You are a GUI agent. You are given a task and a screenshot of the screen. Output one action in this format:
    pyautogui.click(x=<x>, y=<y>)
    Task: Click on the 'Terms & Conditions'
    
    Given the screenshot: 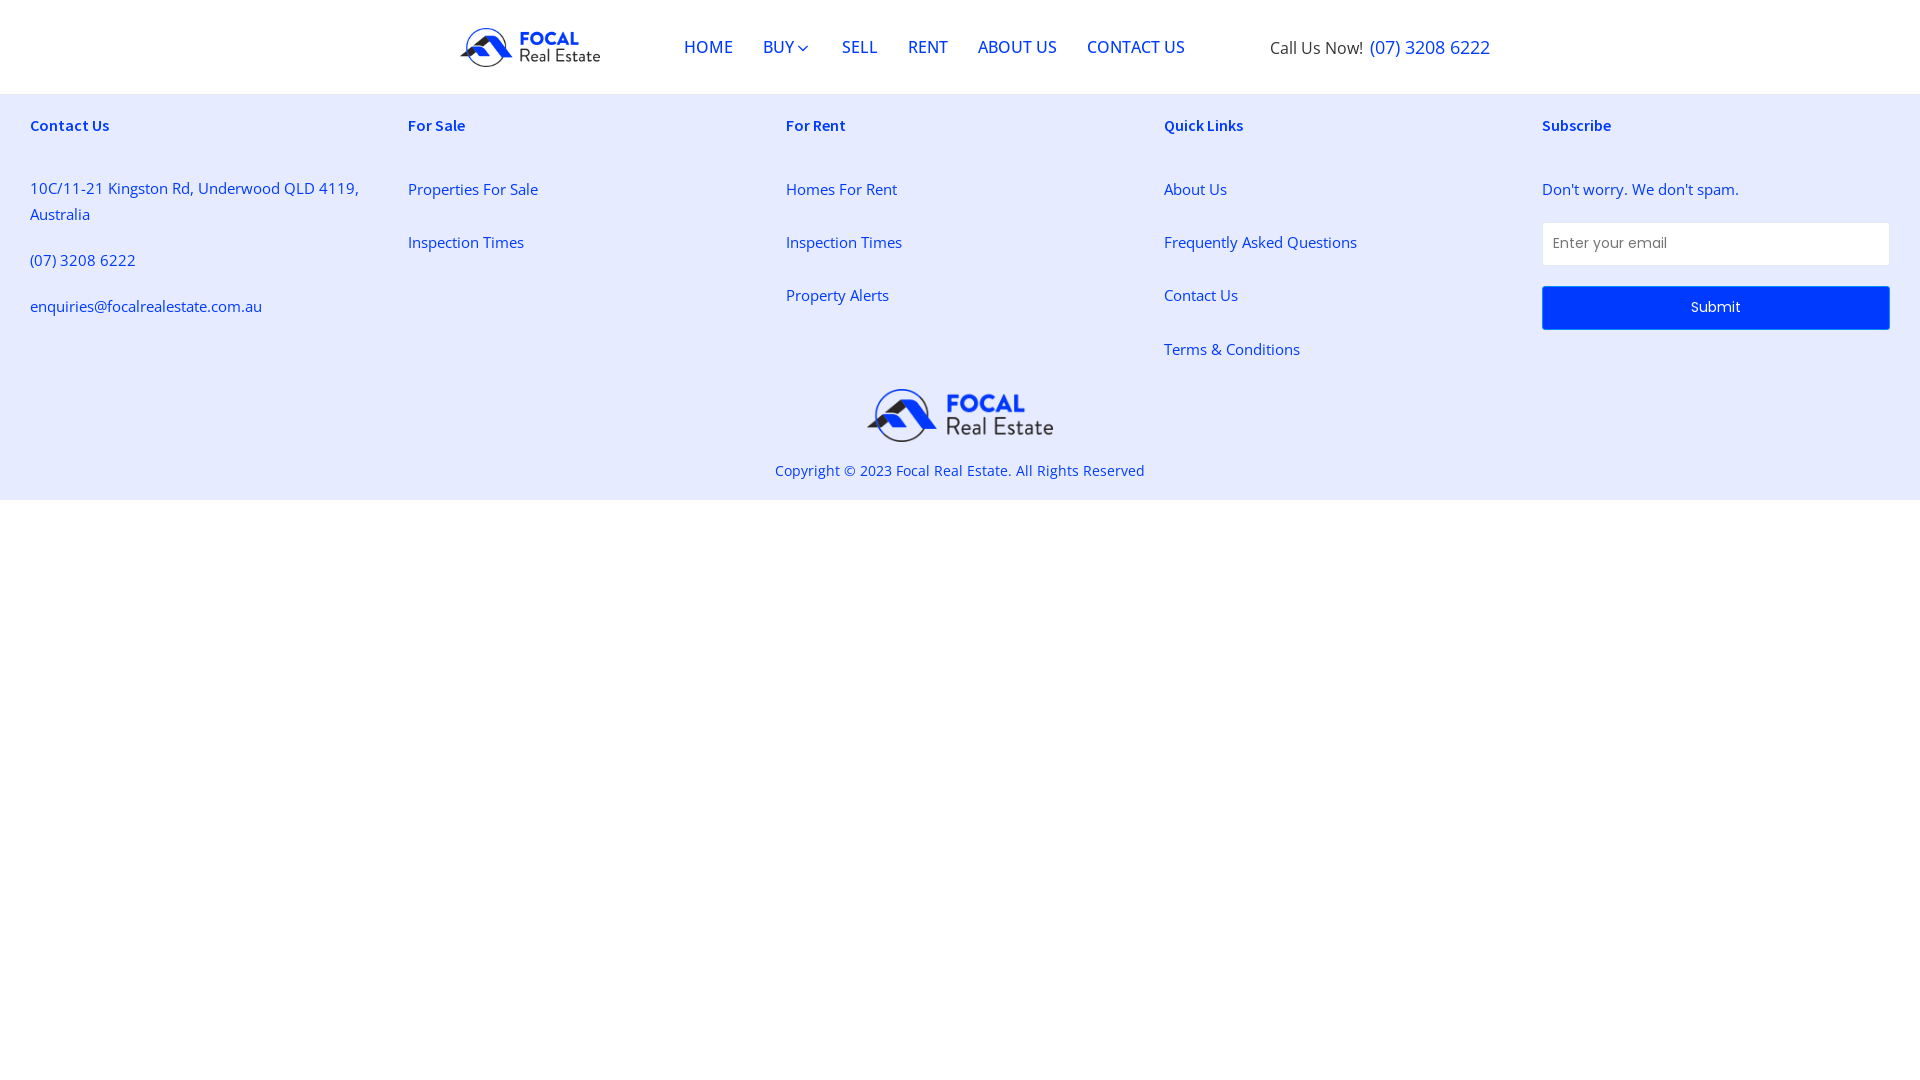 What is the action you would take?
    pyautogui.click(x=1231, y=347)
    